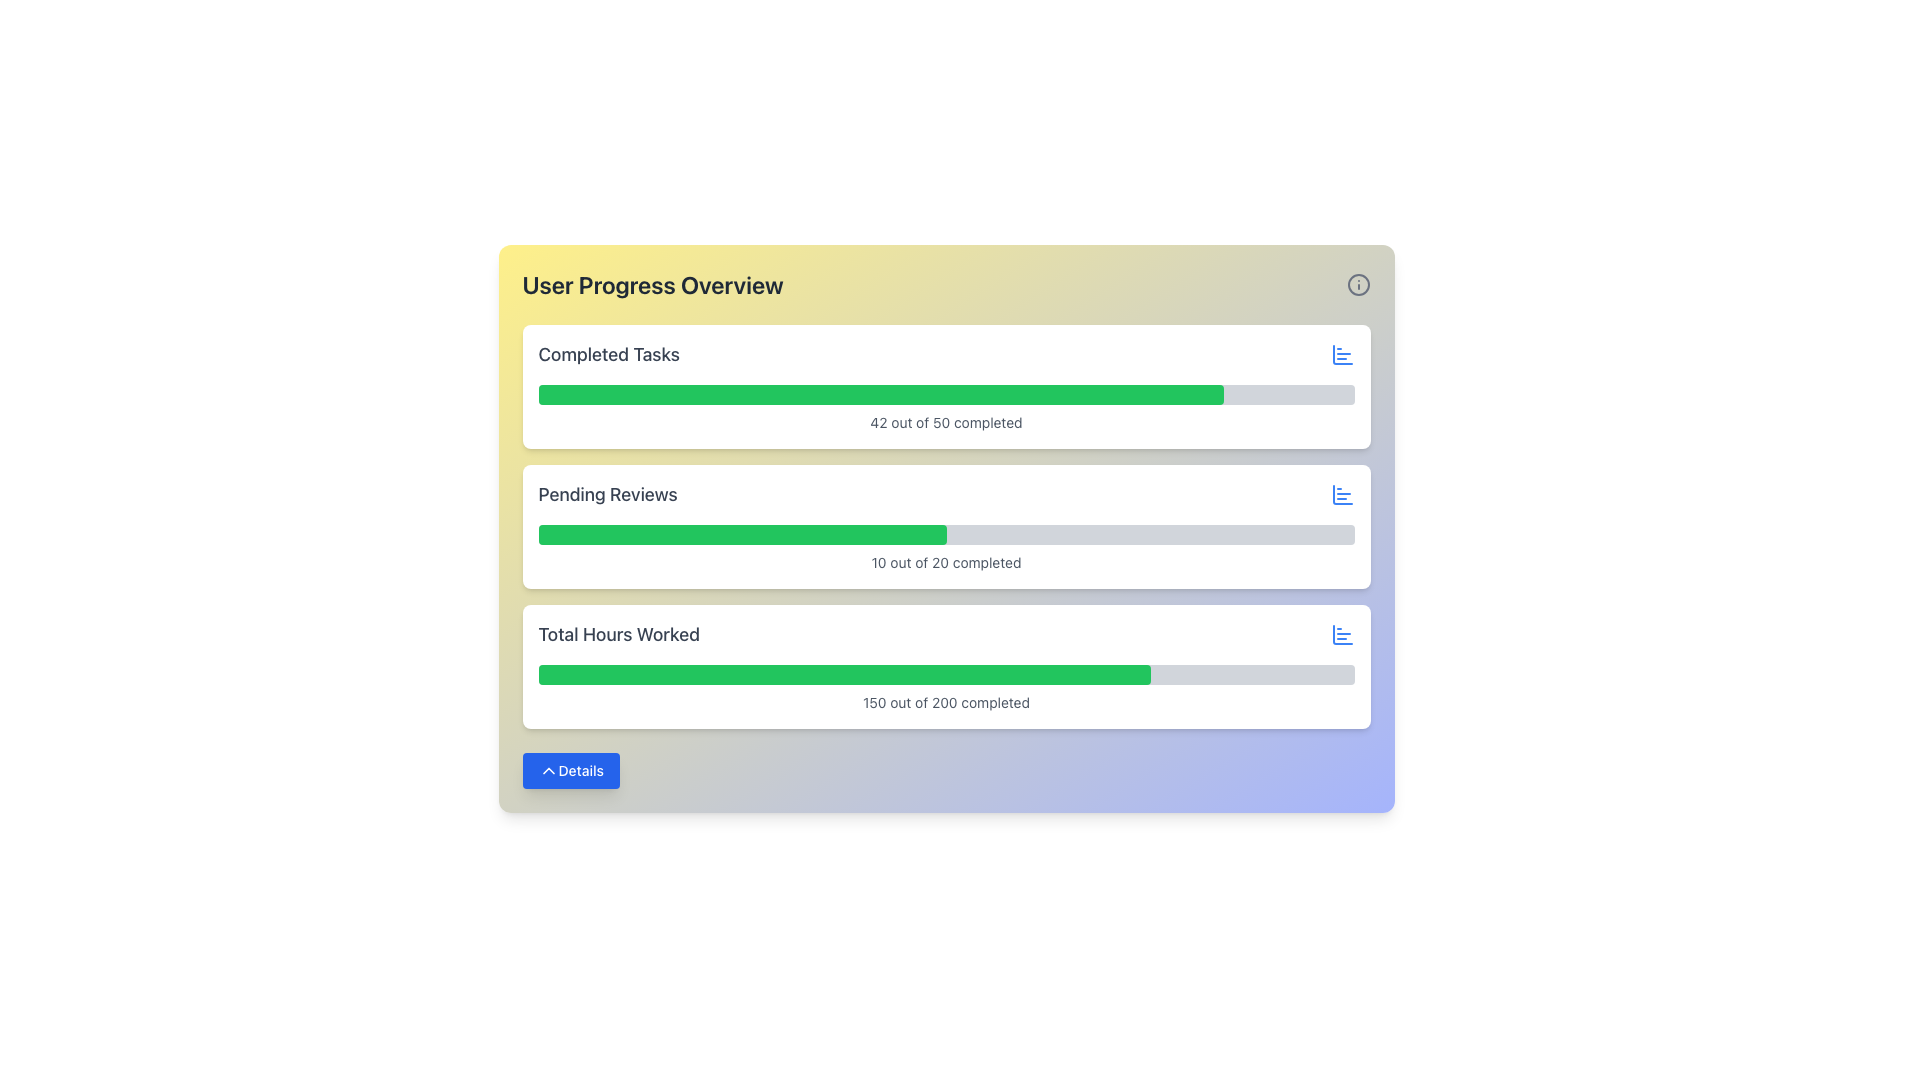  Describe the element at coordinates (945, 563) in the screenshot. I see `the text label displaying '10 out of 20 completed' located below the progress bar in the 'Pending Reviews' section` at that location.